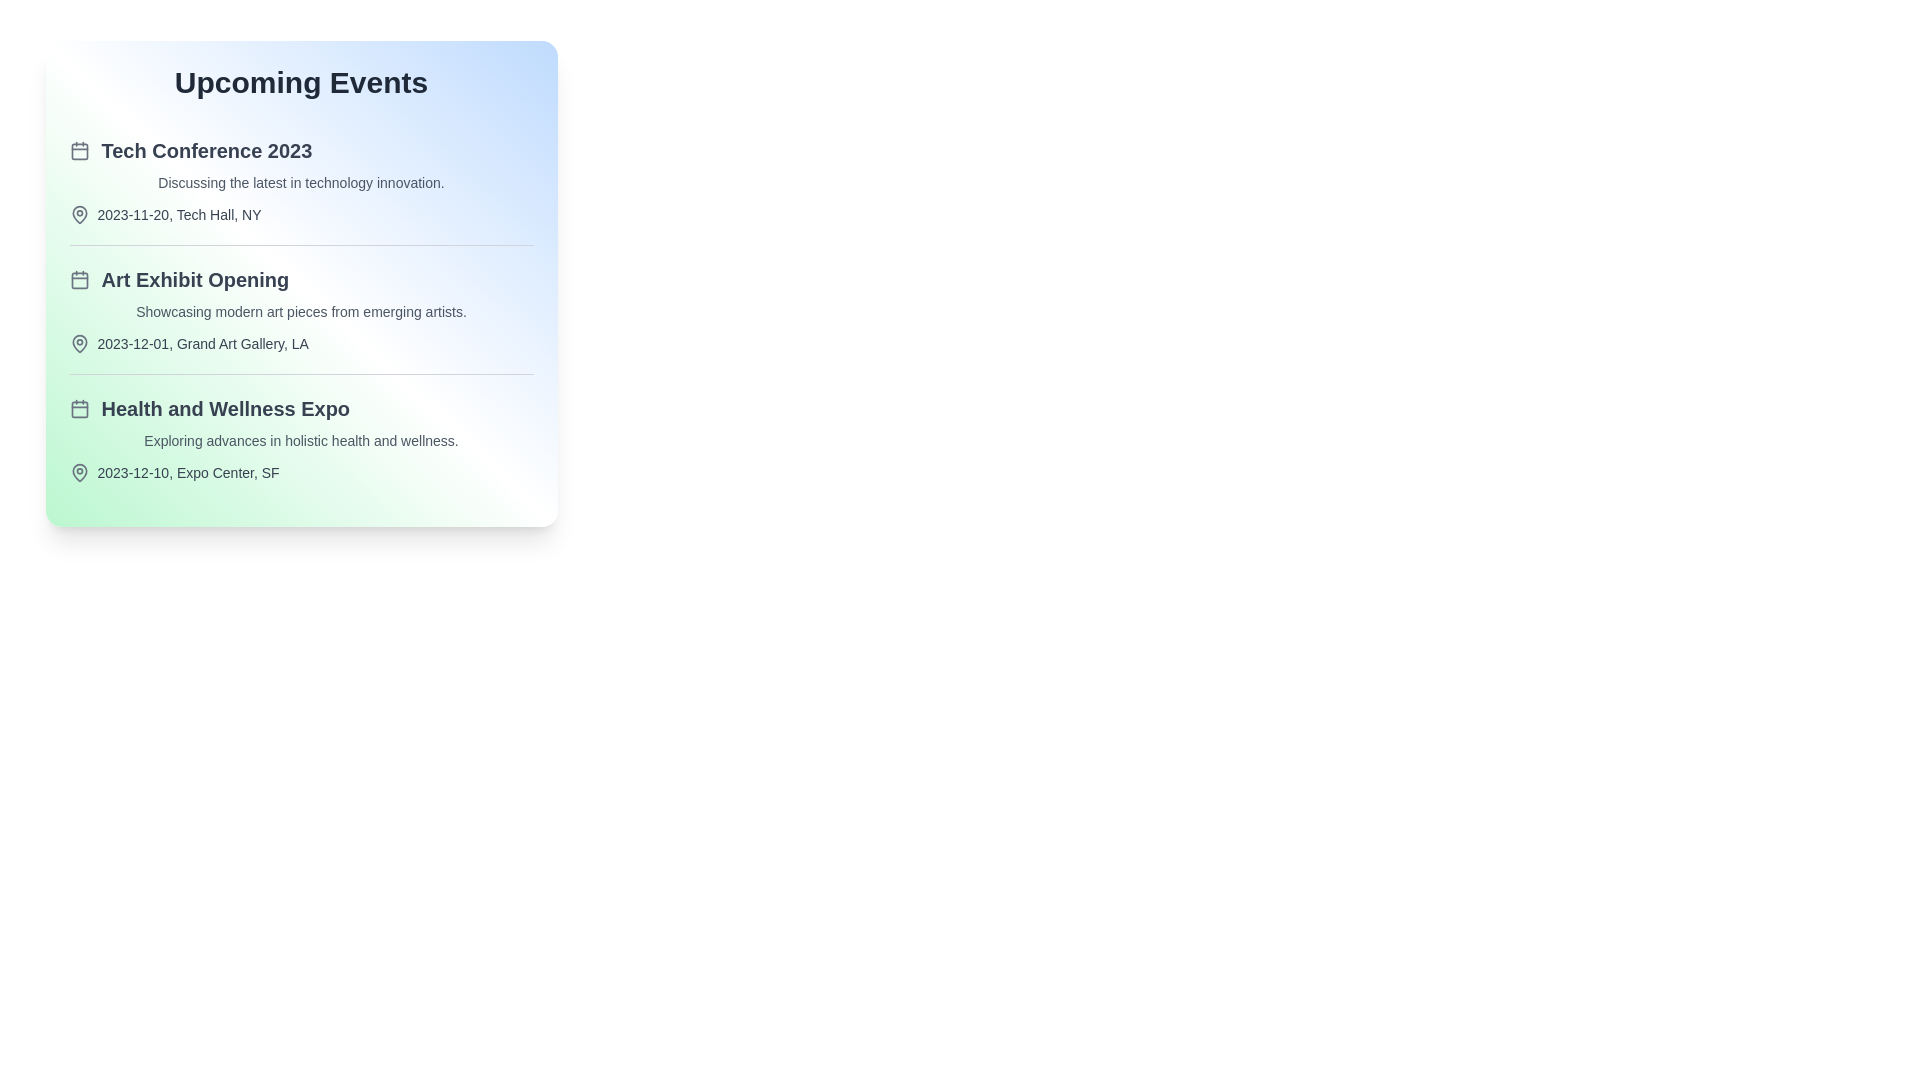  What do you see at coordinates (79, 280) in the screenshot?
I see `the calendar icon for the Art Exhibit Opening event` at bounding box center [79, 280].